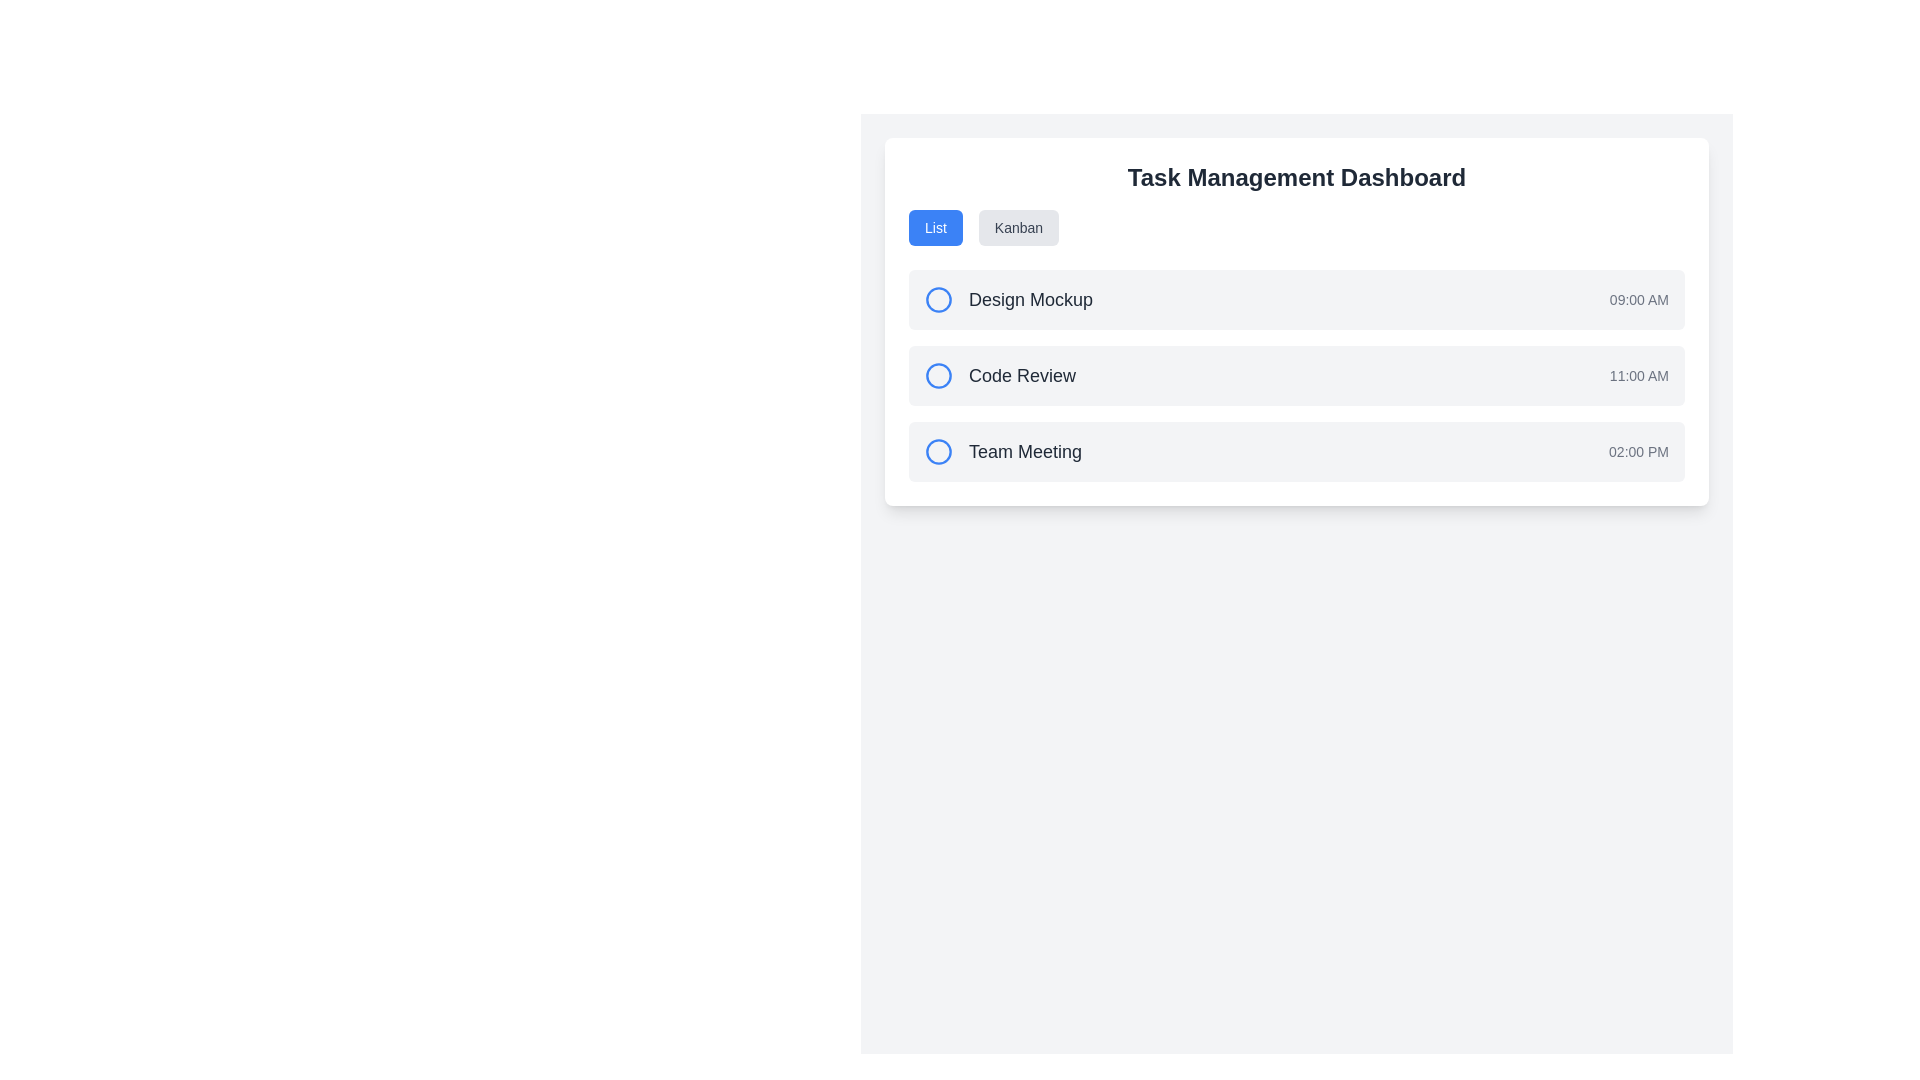  What do you see at coordinates (1022, 375) in the screenshot?
I see `the 'Code Review' text label, which is styled with a medium weight font and grayish color, positioned among other task items in a vertical stack` at bounding box center [1022, 375].